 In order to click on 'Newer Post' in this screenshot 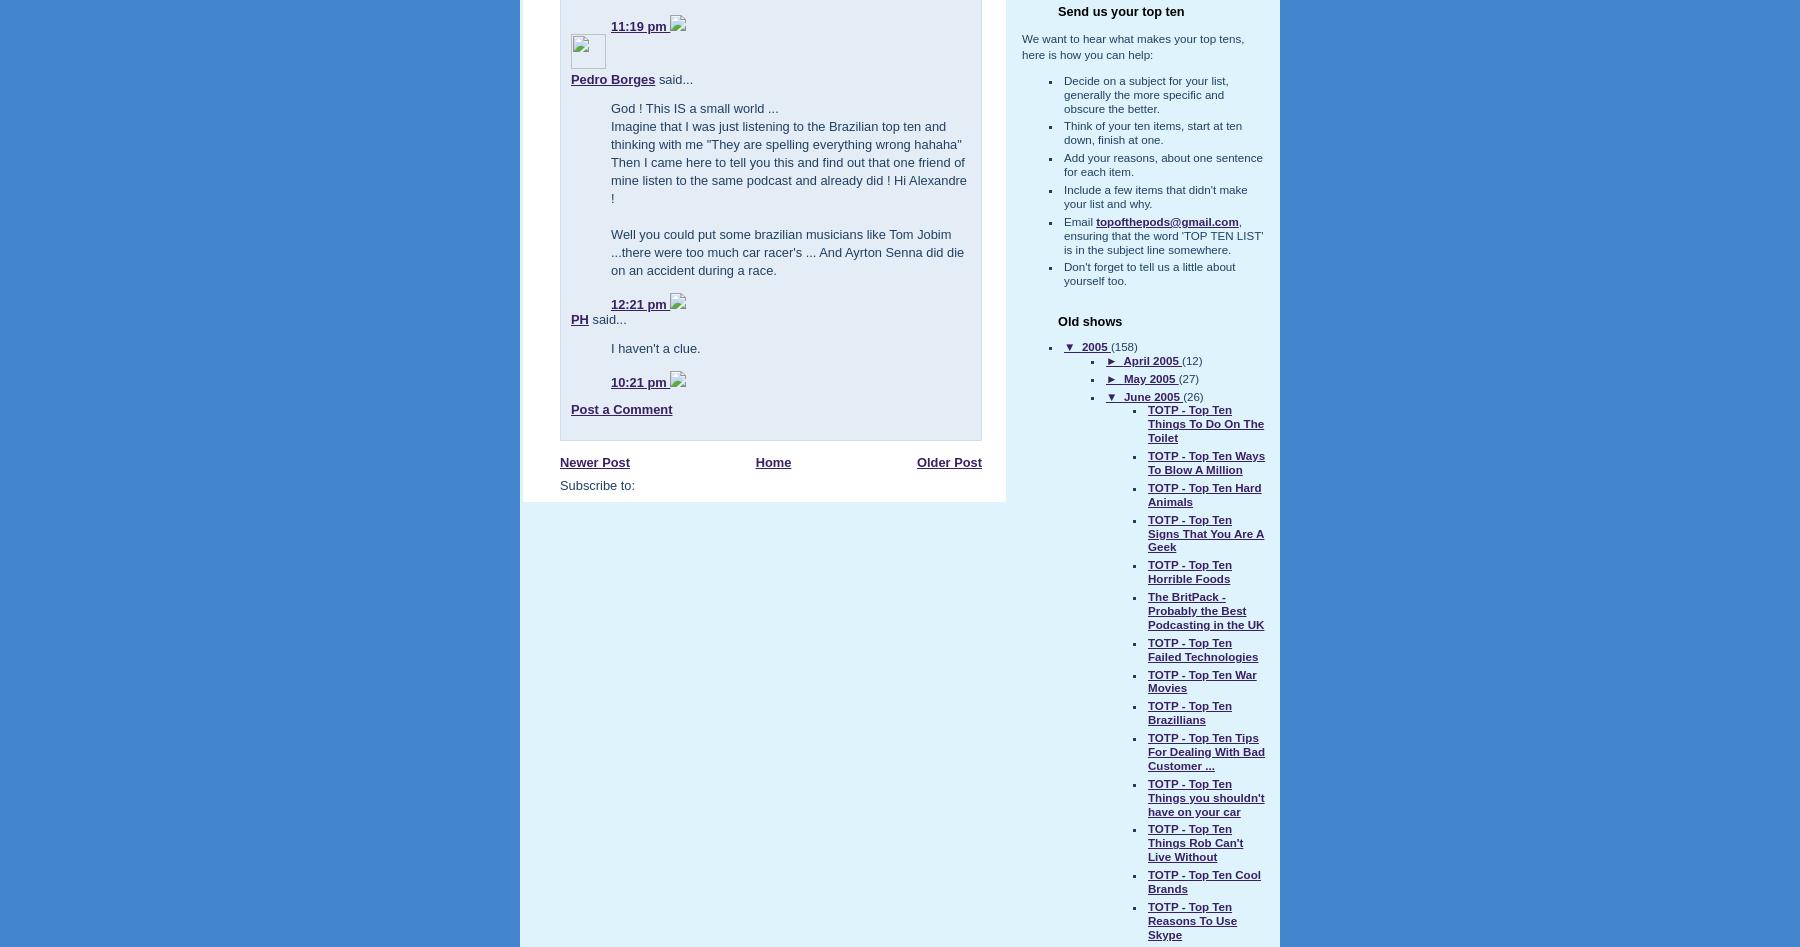, I will do `click(595, 462)`.